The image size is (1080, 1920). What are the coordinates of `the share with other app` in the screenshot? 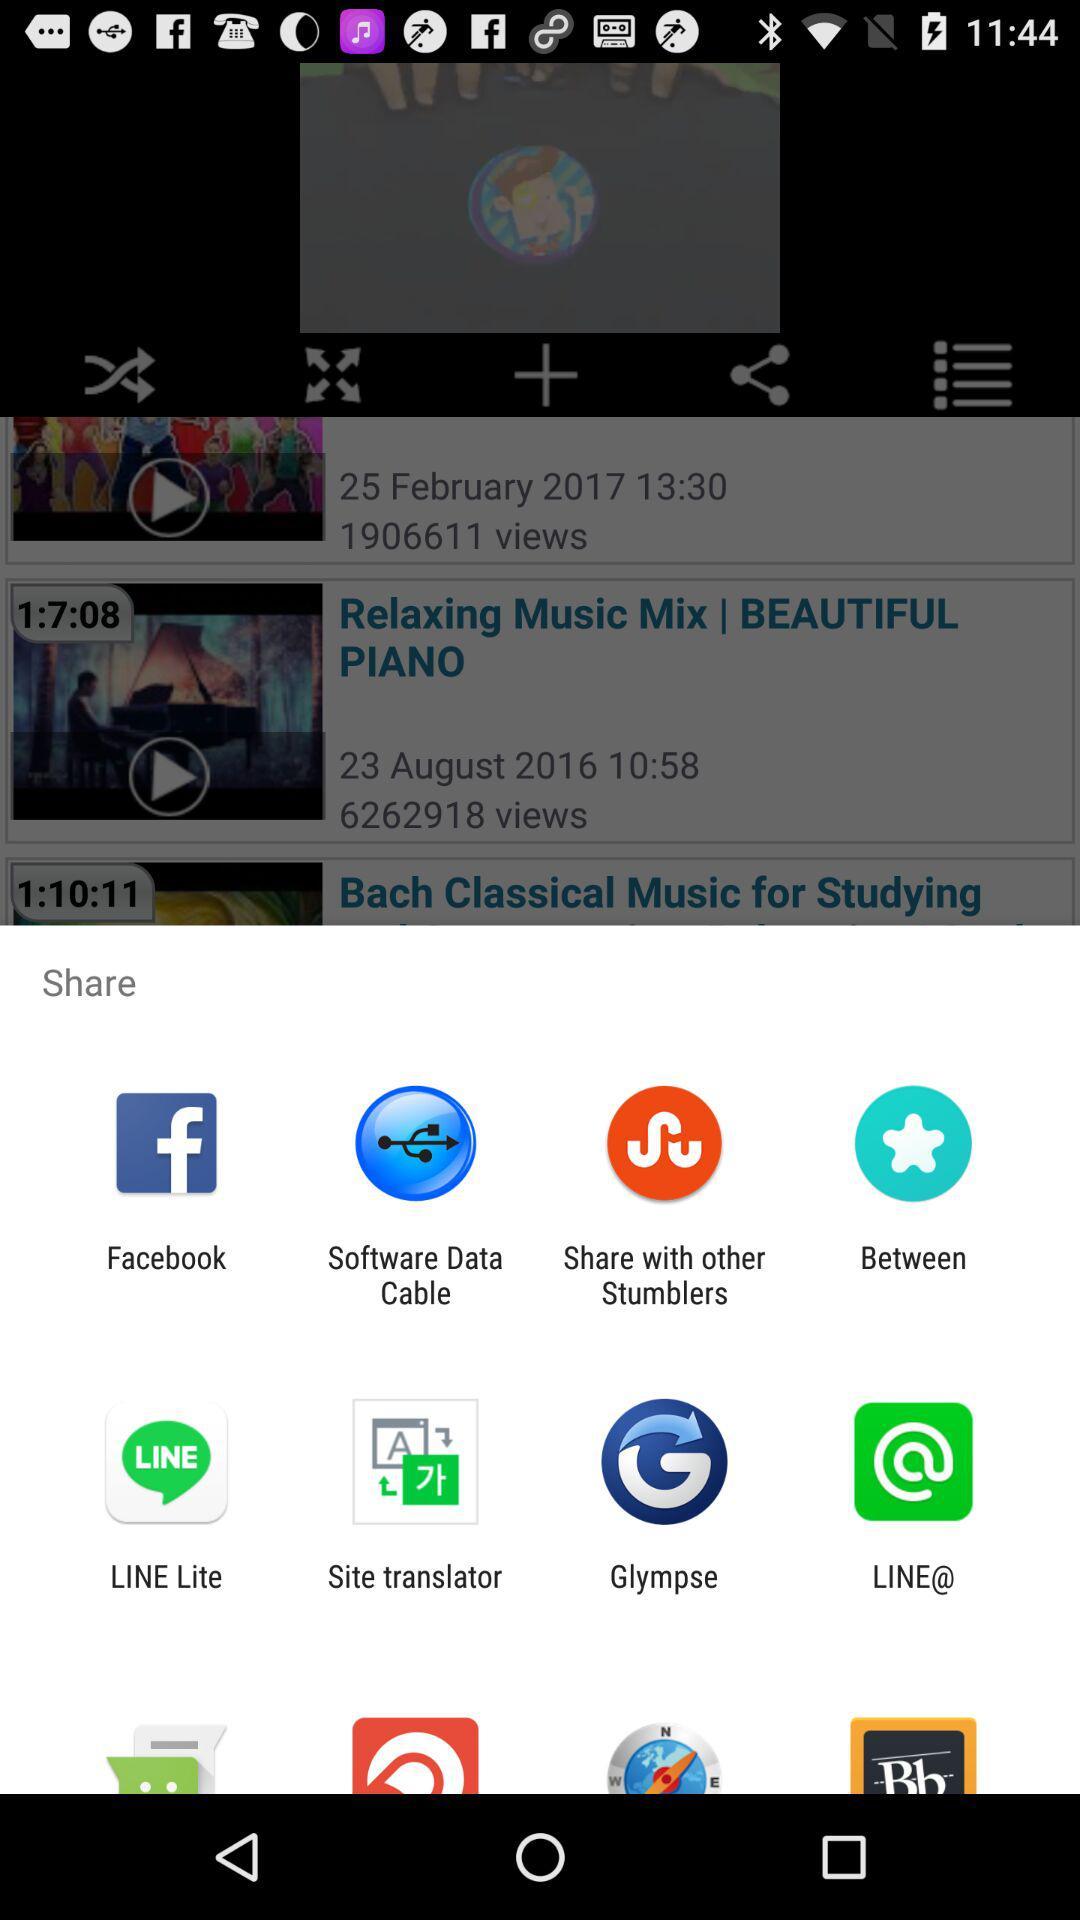 It's located at (664, 1274).